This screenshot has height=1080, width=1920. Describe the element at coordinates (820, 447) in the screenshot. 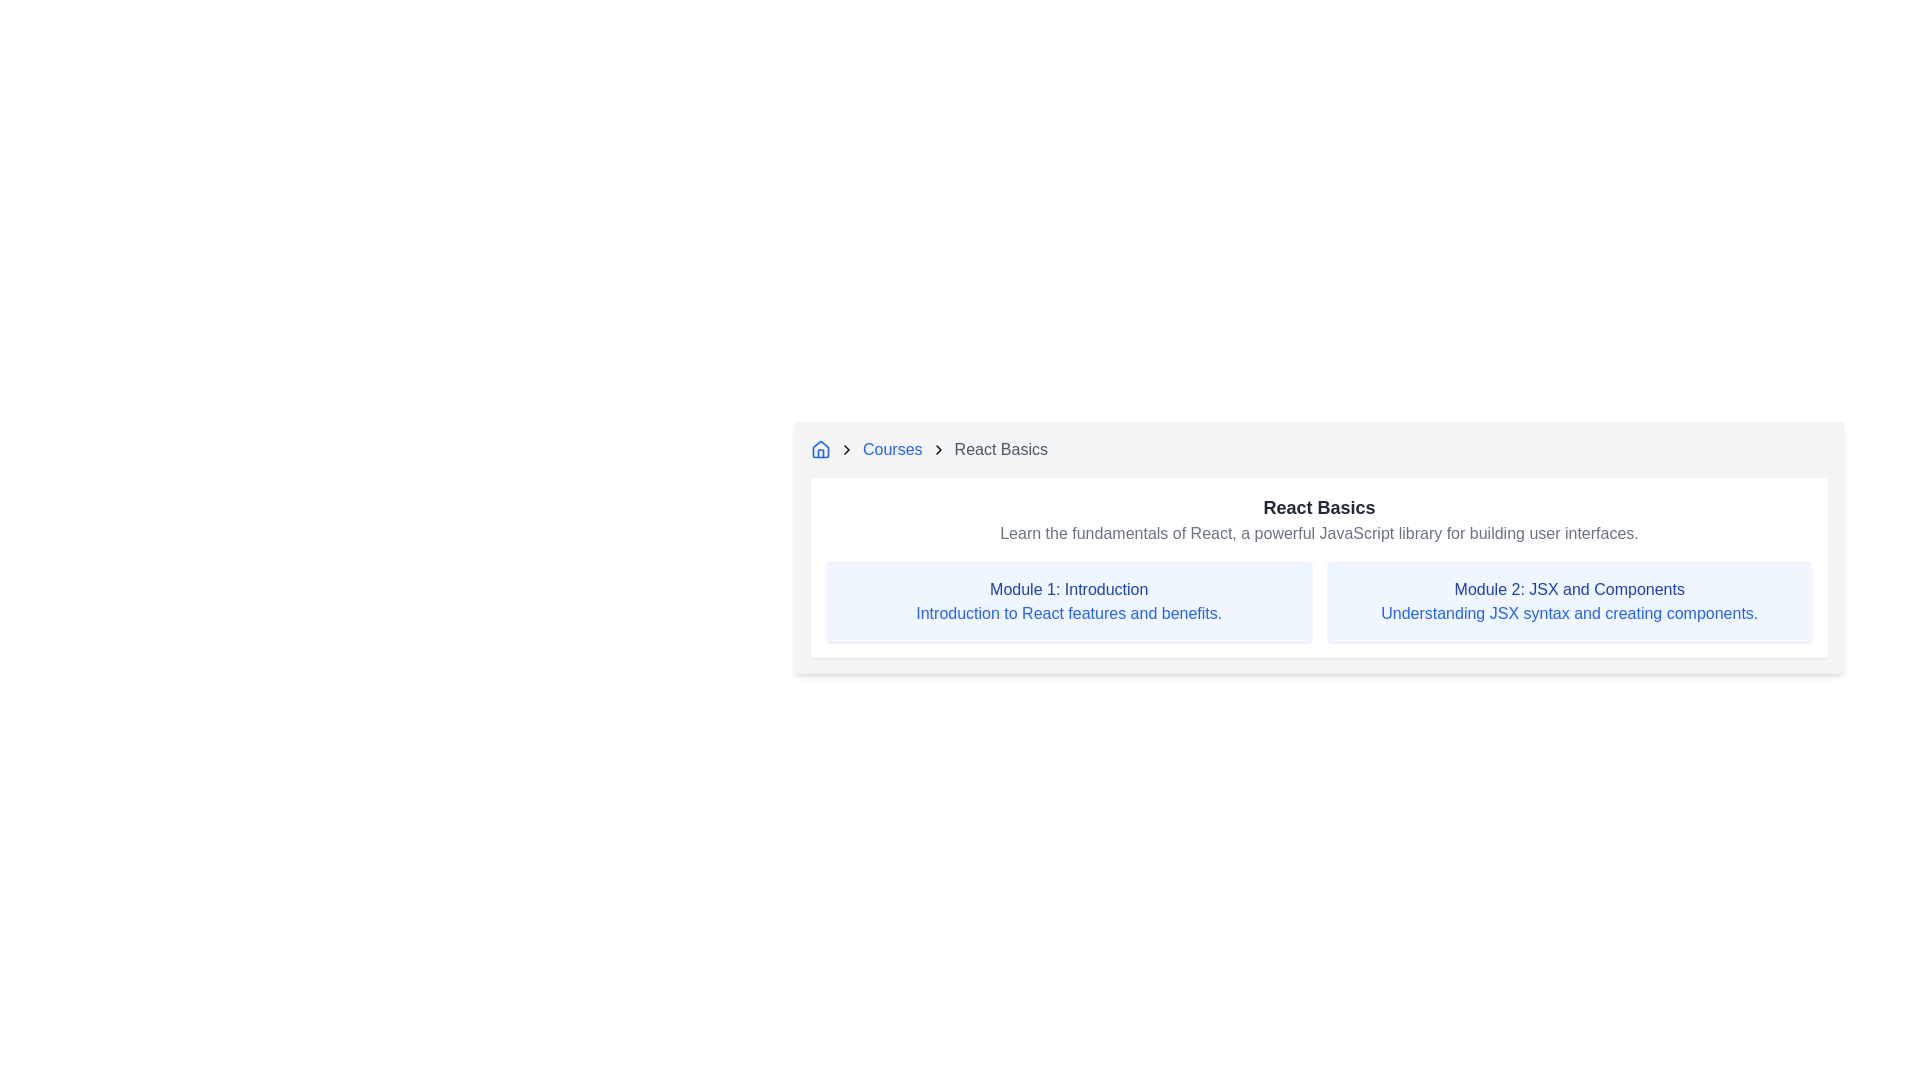

I see `the larger roof-like graphical component of the house icon, which is part of the breadcrumb navigation at the top-left corner of the interface, adjacent to the text 'Courses'` at that location.